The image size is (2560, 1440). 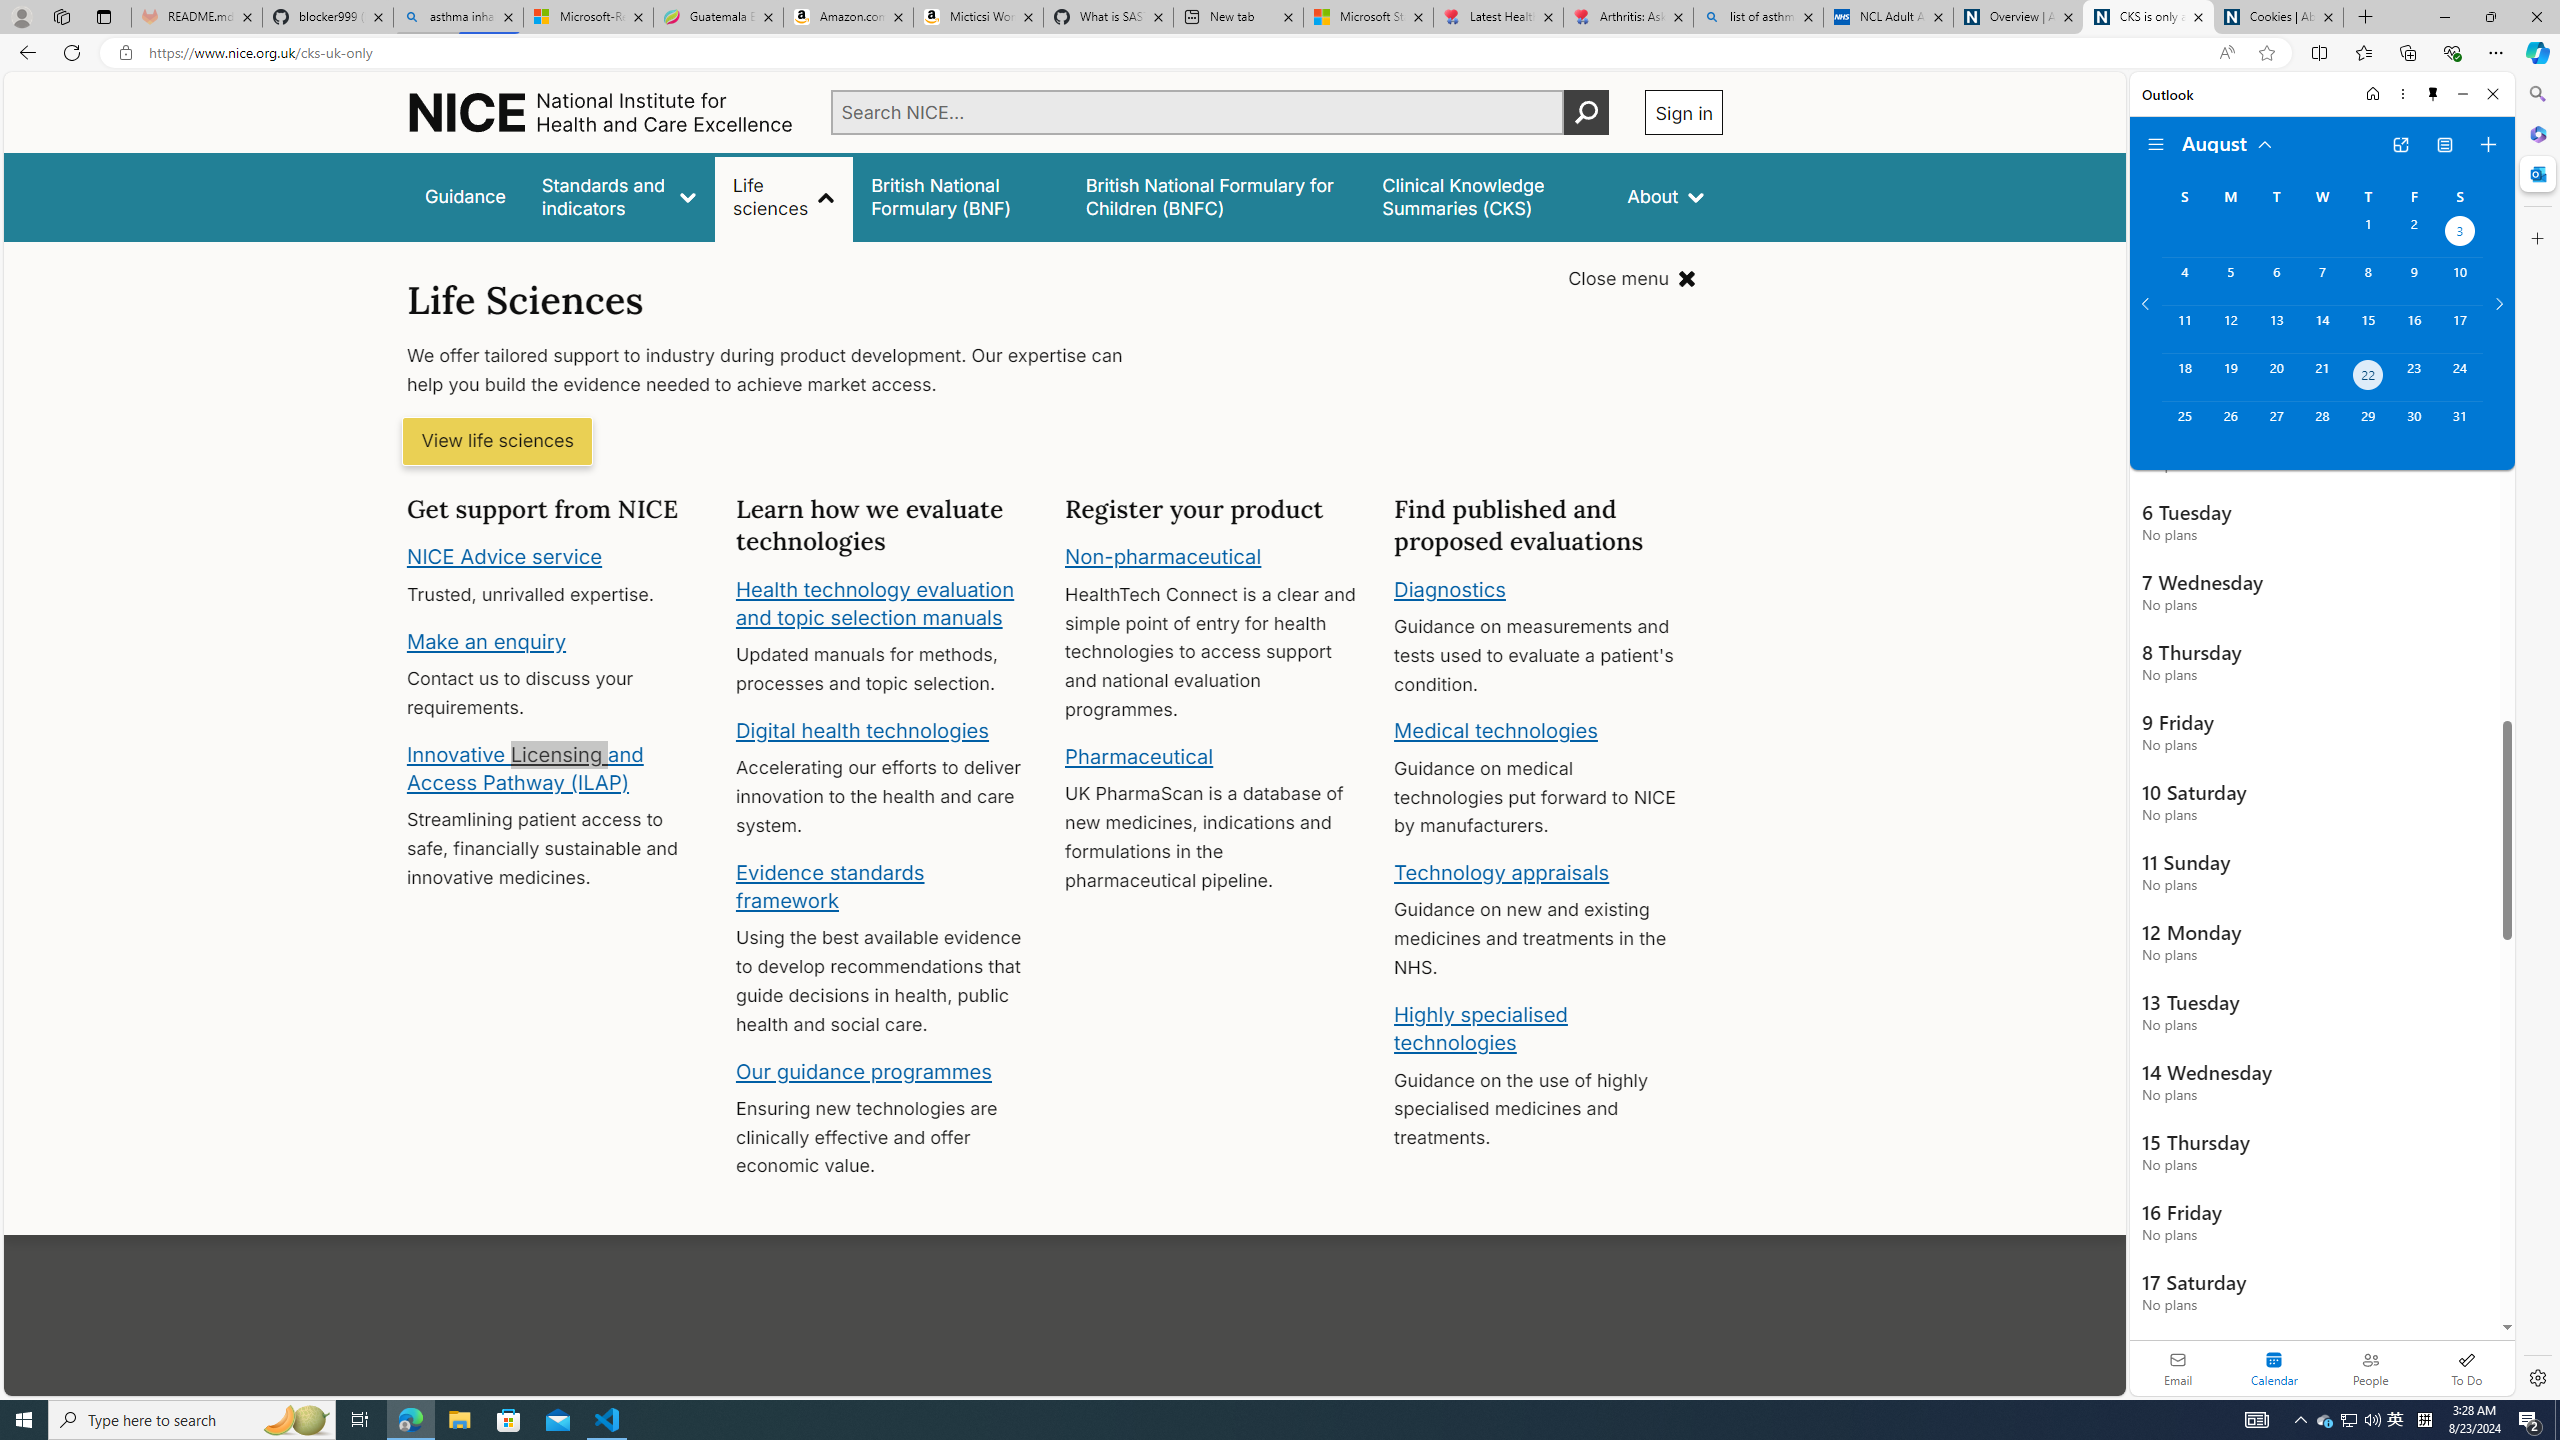 I want to click on 'Thursday, August 1, 2024. ', so click(x=2368, y=233).